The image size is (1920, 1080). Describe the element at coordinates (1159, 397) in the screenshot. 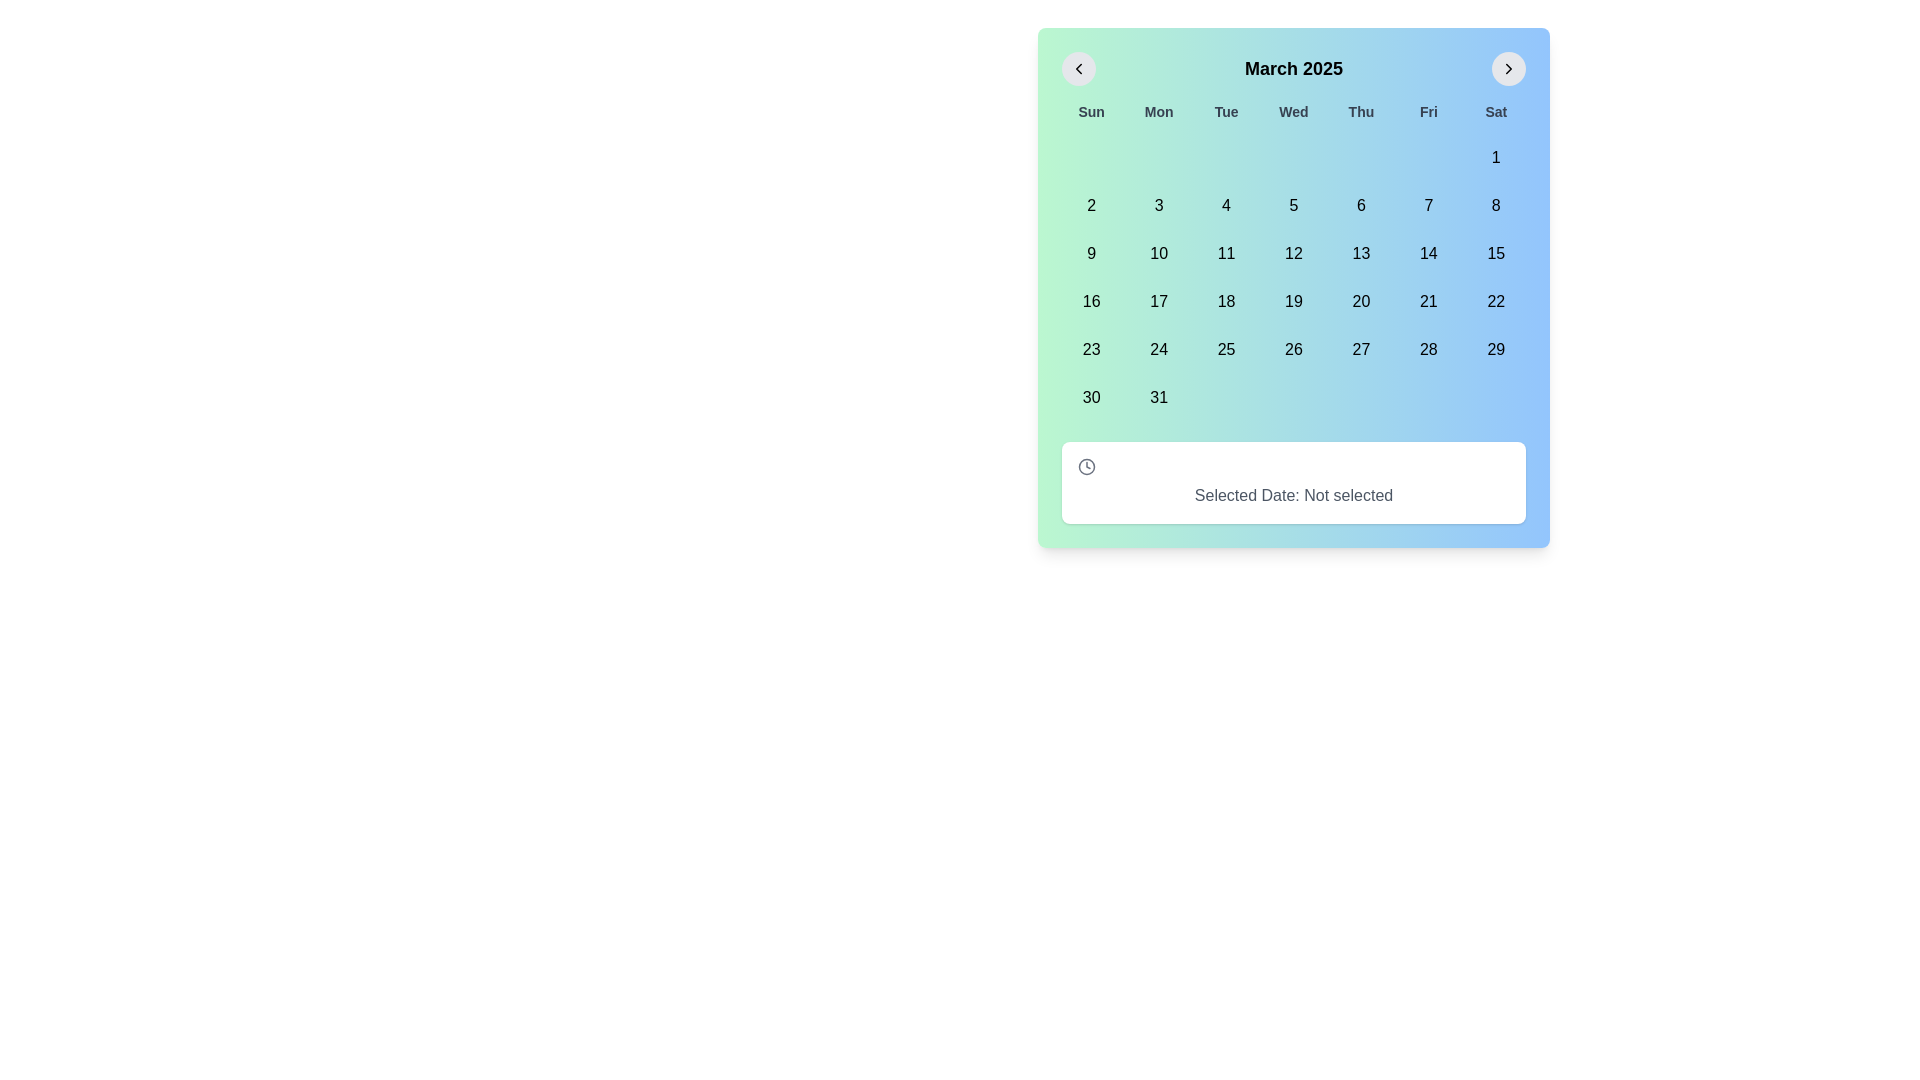

I see `the selectable date button-like calendar cell representing the date '31'` at that location.